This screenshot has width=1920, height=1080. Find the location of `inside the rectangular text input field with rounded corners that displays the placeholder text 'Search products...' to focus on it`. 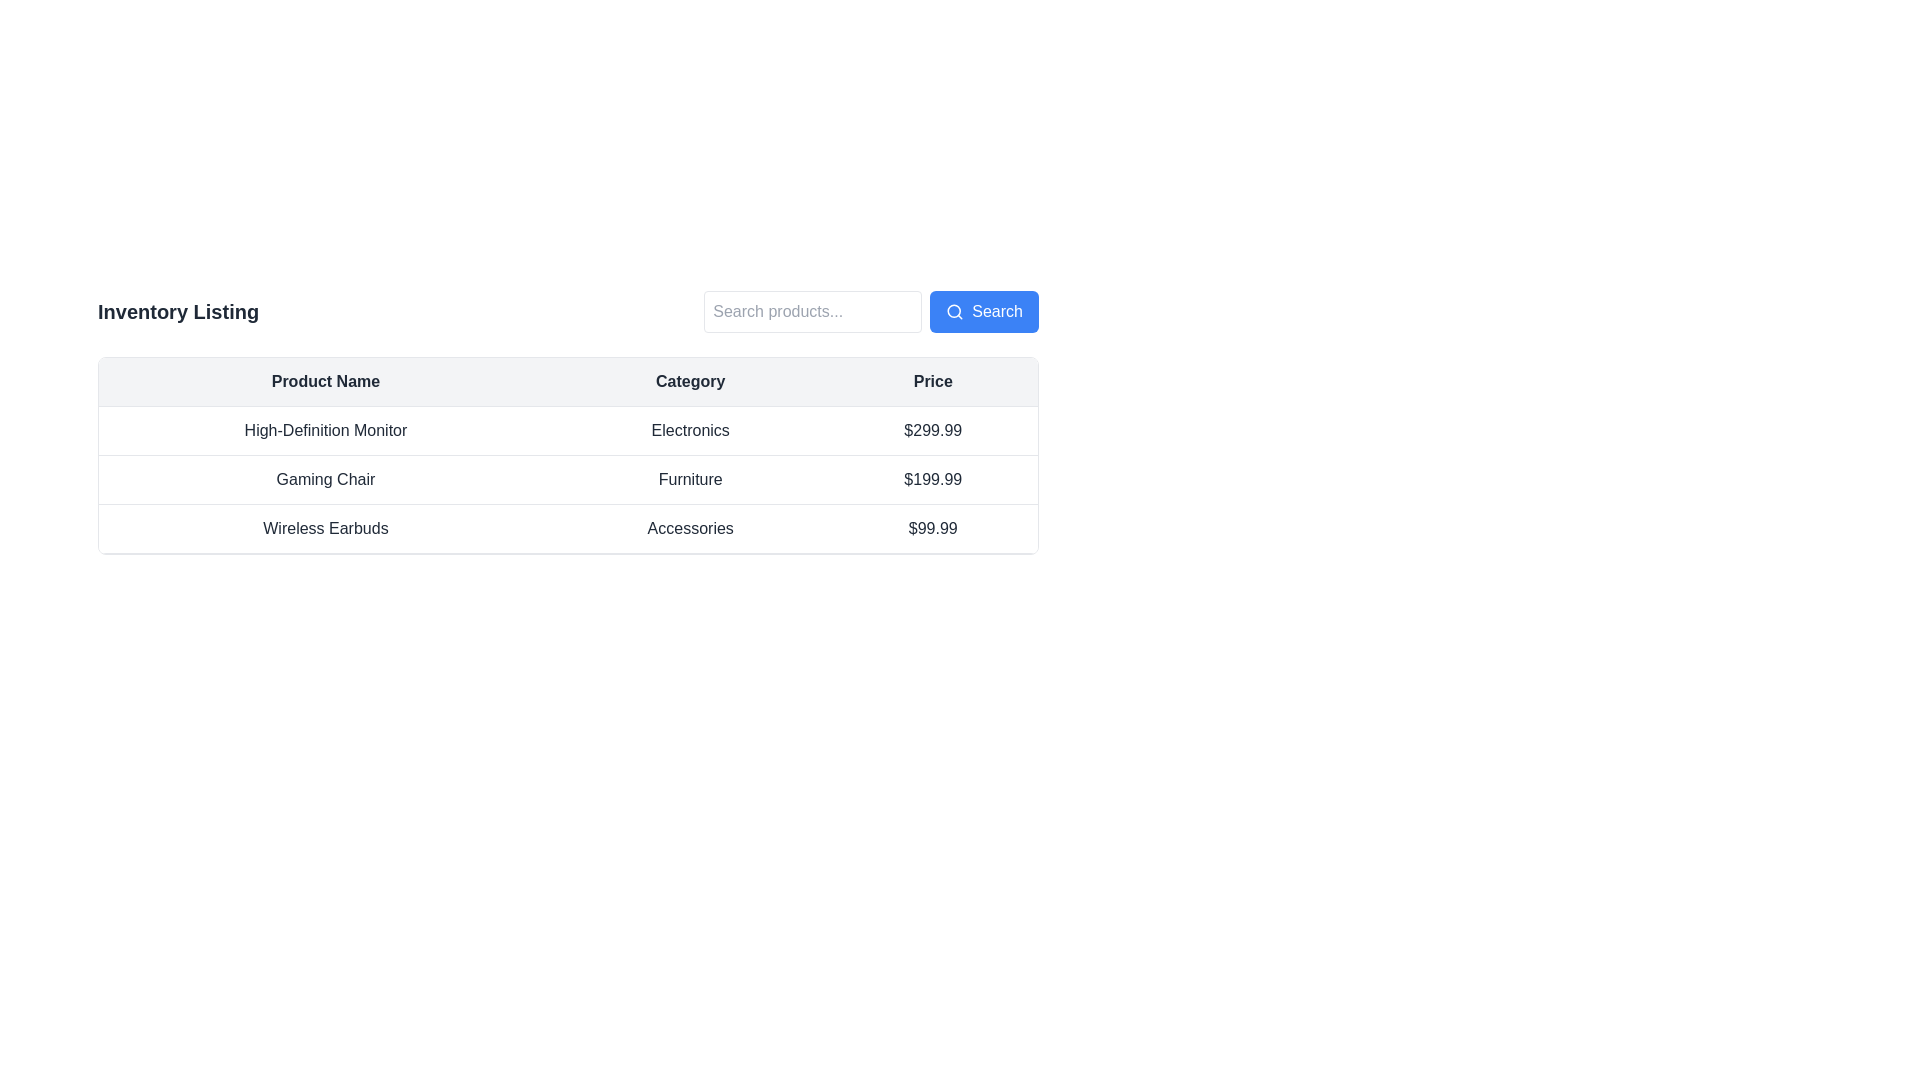

inside the rectangular text input field with rounded corners that displays the placeholder text 'Search products...' to focus on it is located at coordinates (813, 312).